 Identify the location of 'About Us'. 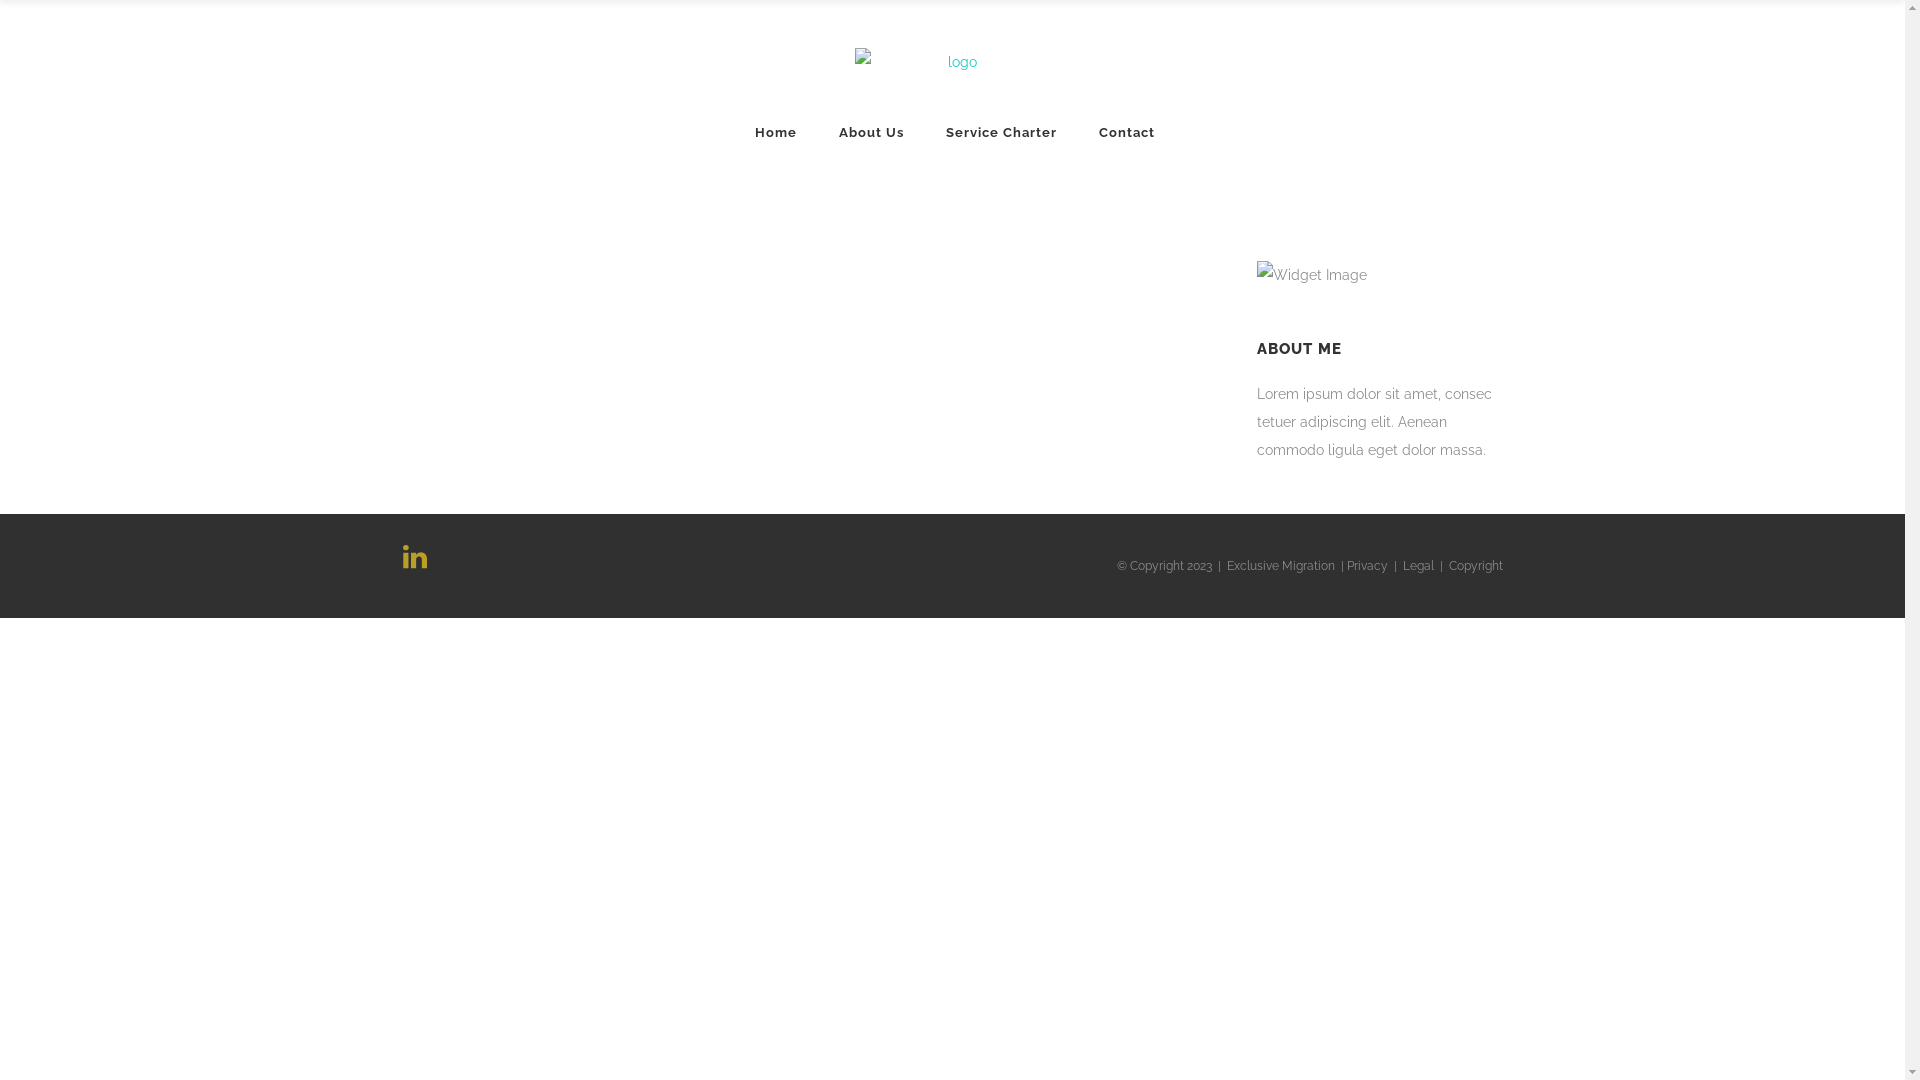
(871, 131).